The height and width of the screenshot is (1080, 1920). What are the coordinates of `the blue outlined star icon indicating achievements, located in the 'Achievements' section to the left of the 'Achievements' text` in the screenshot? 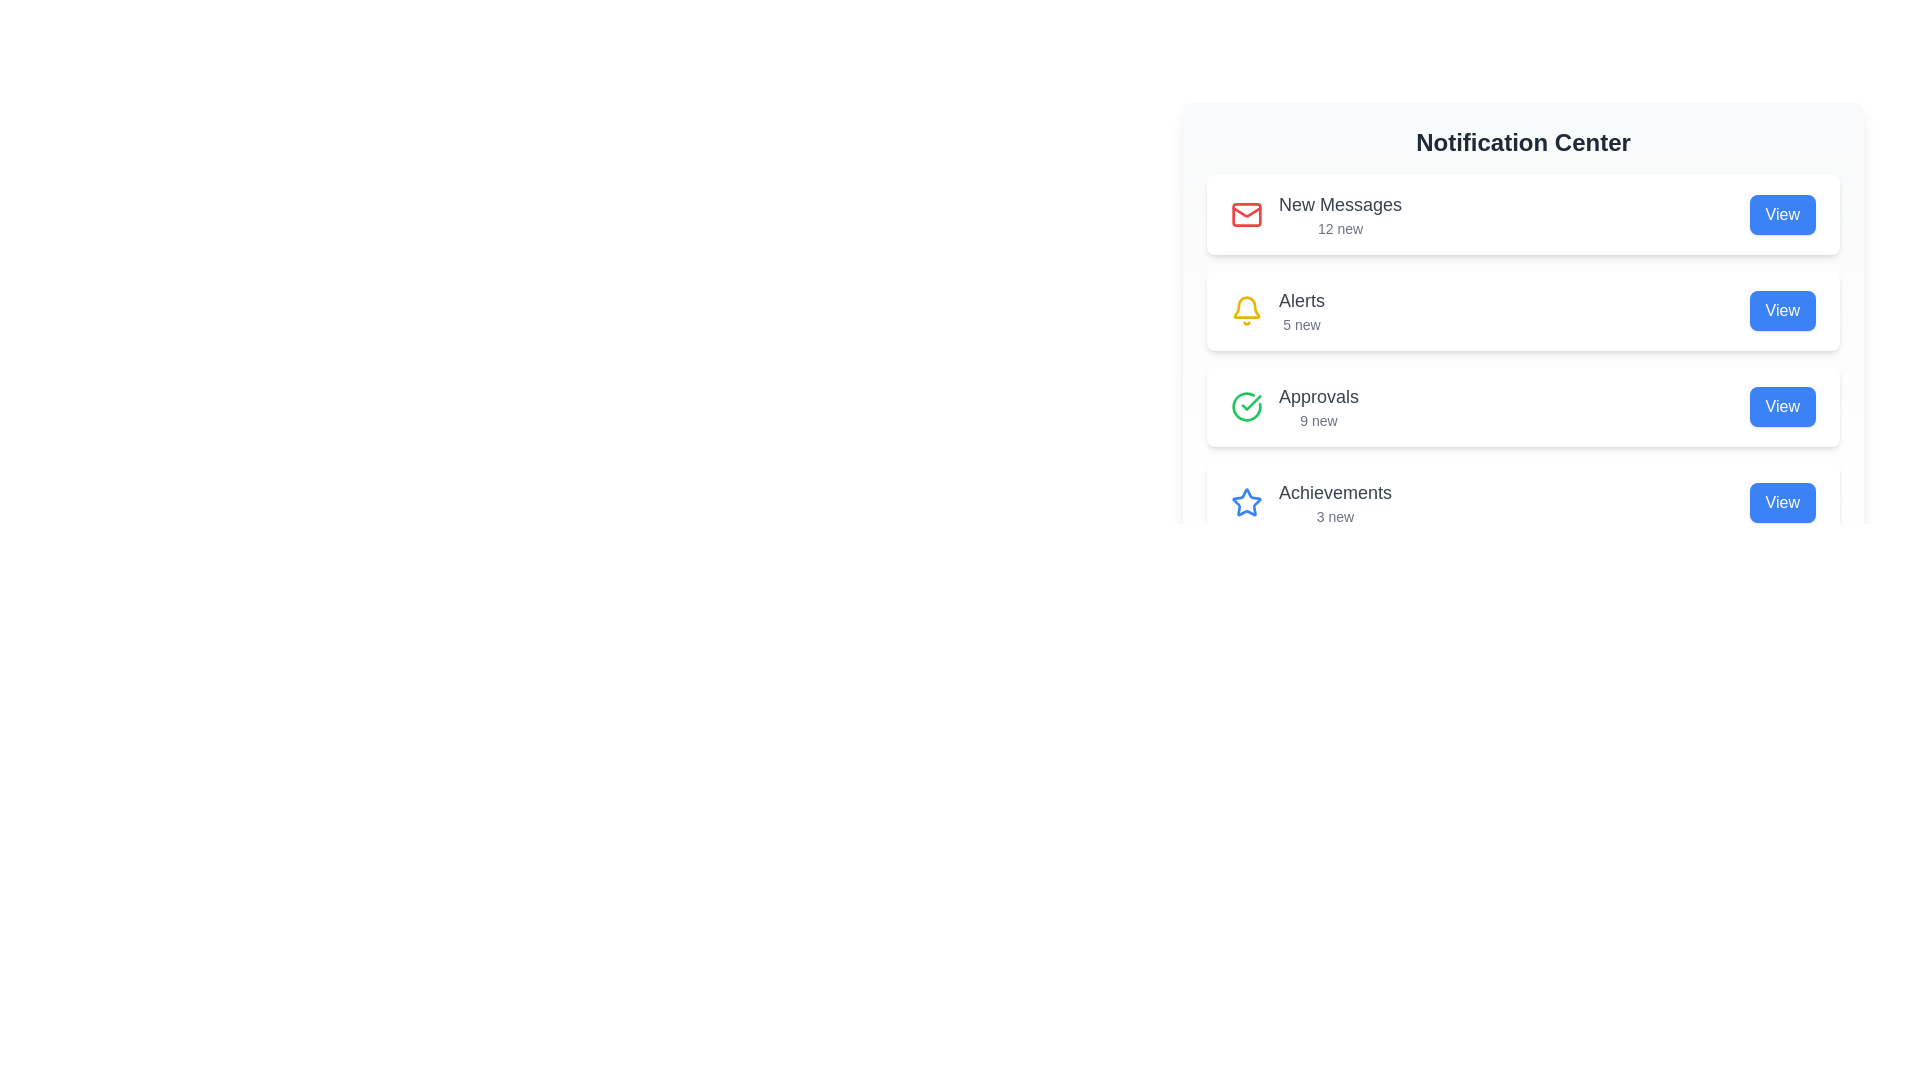 It's located at (1246, 501).